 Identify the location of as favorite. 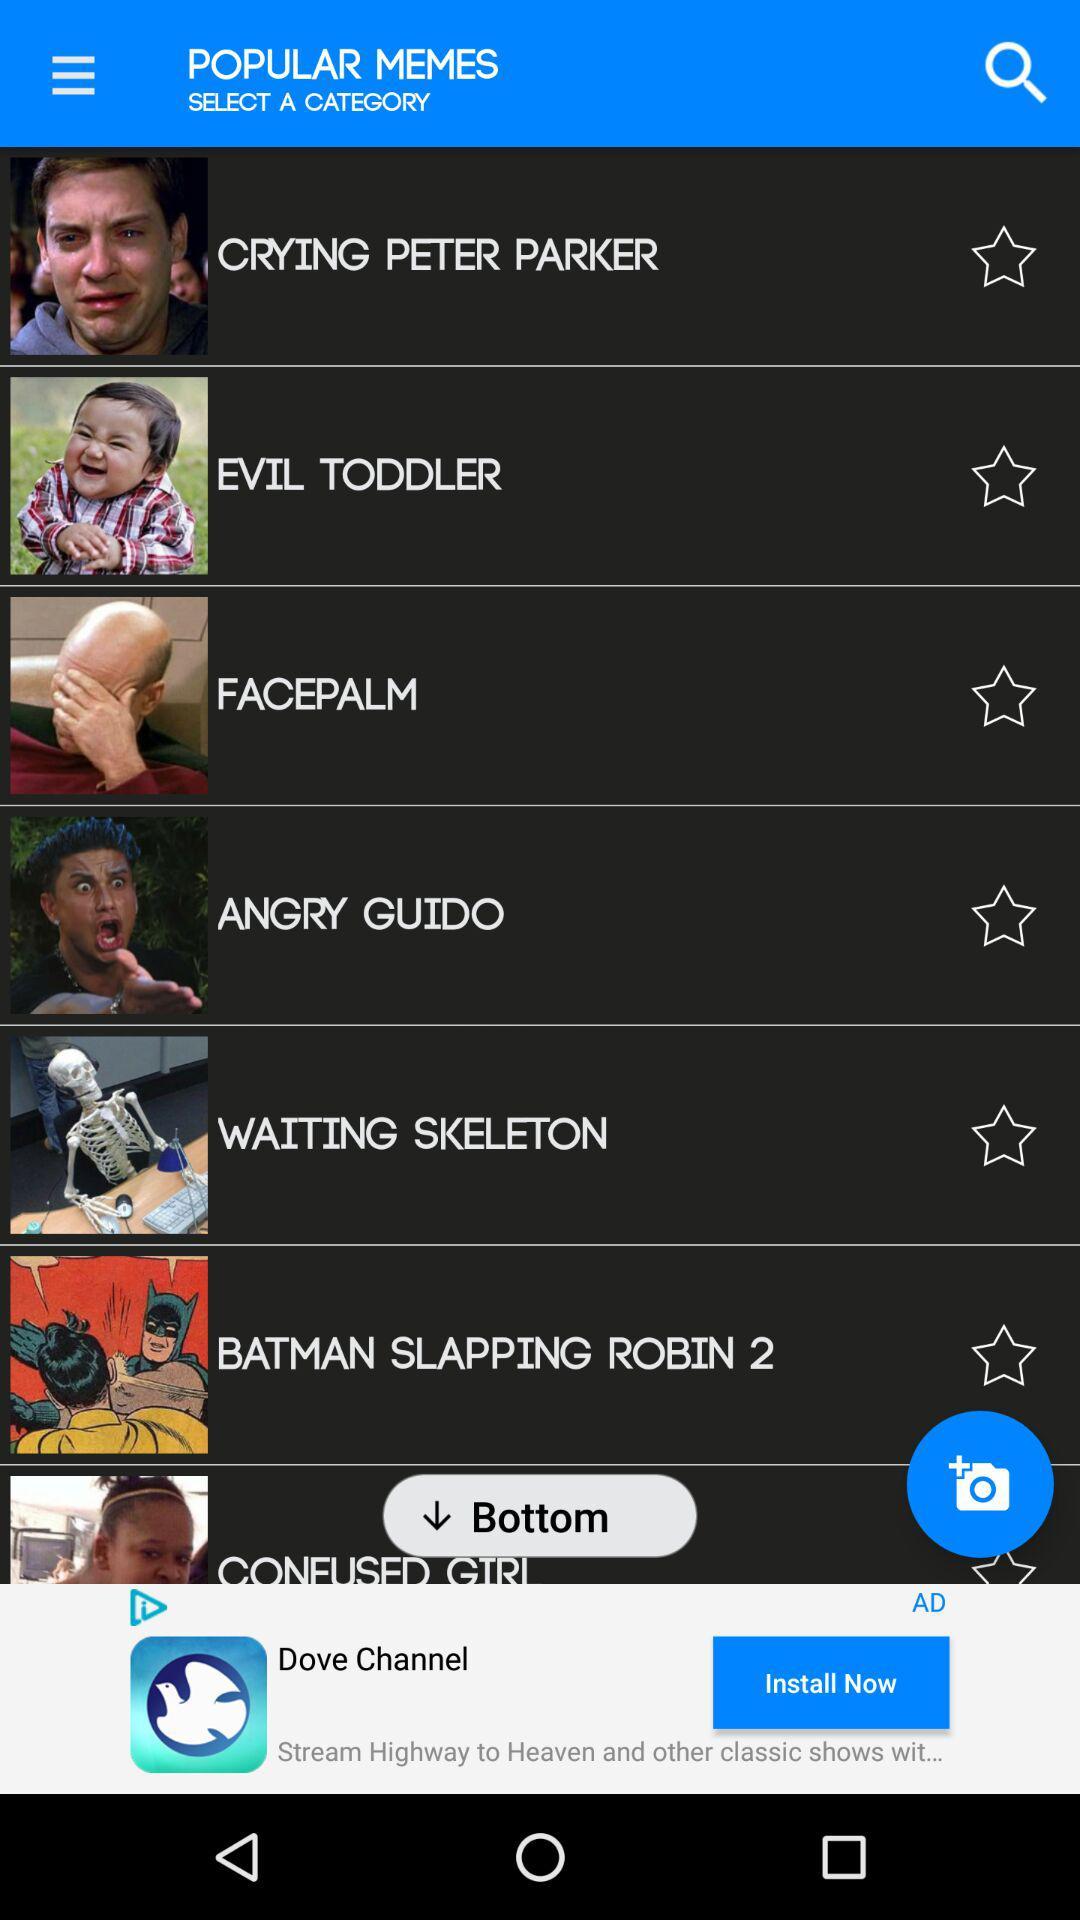
(1003, 1354).